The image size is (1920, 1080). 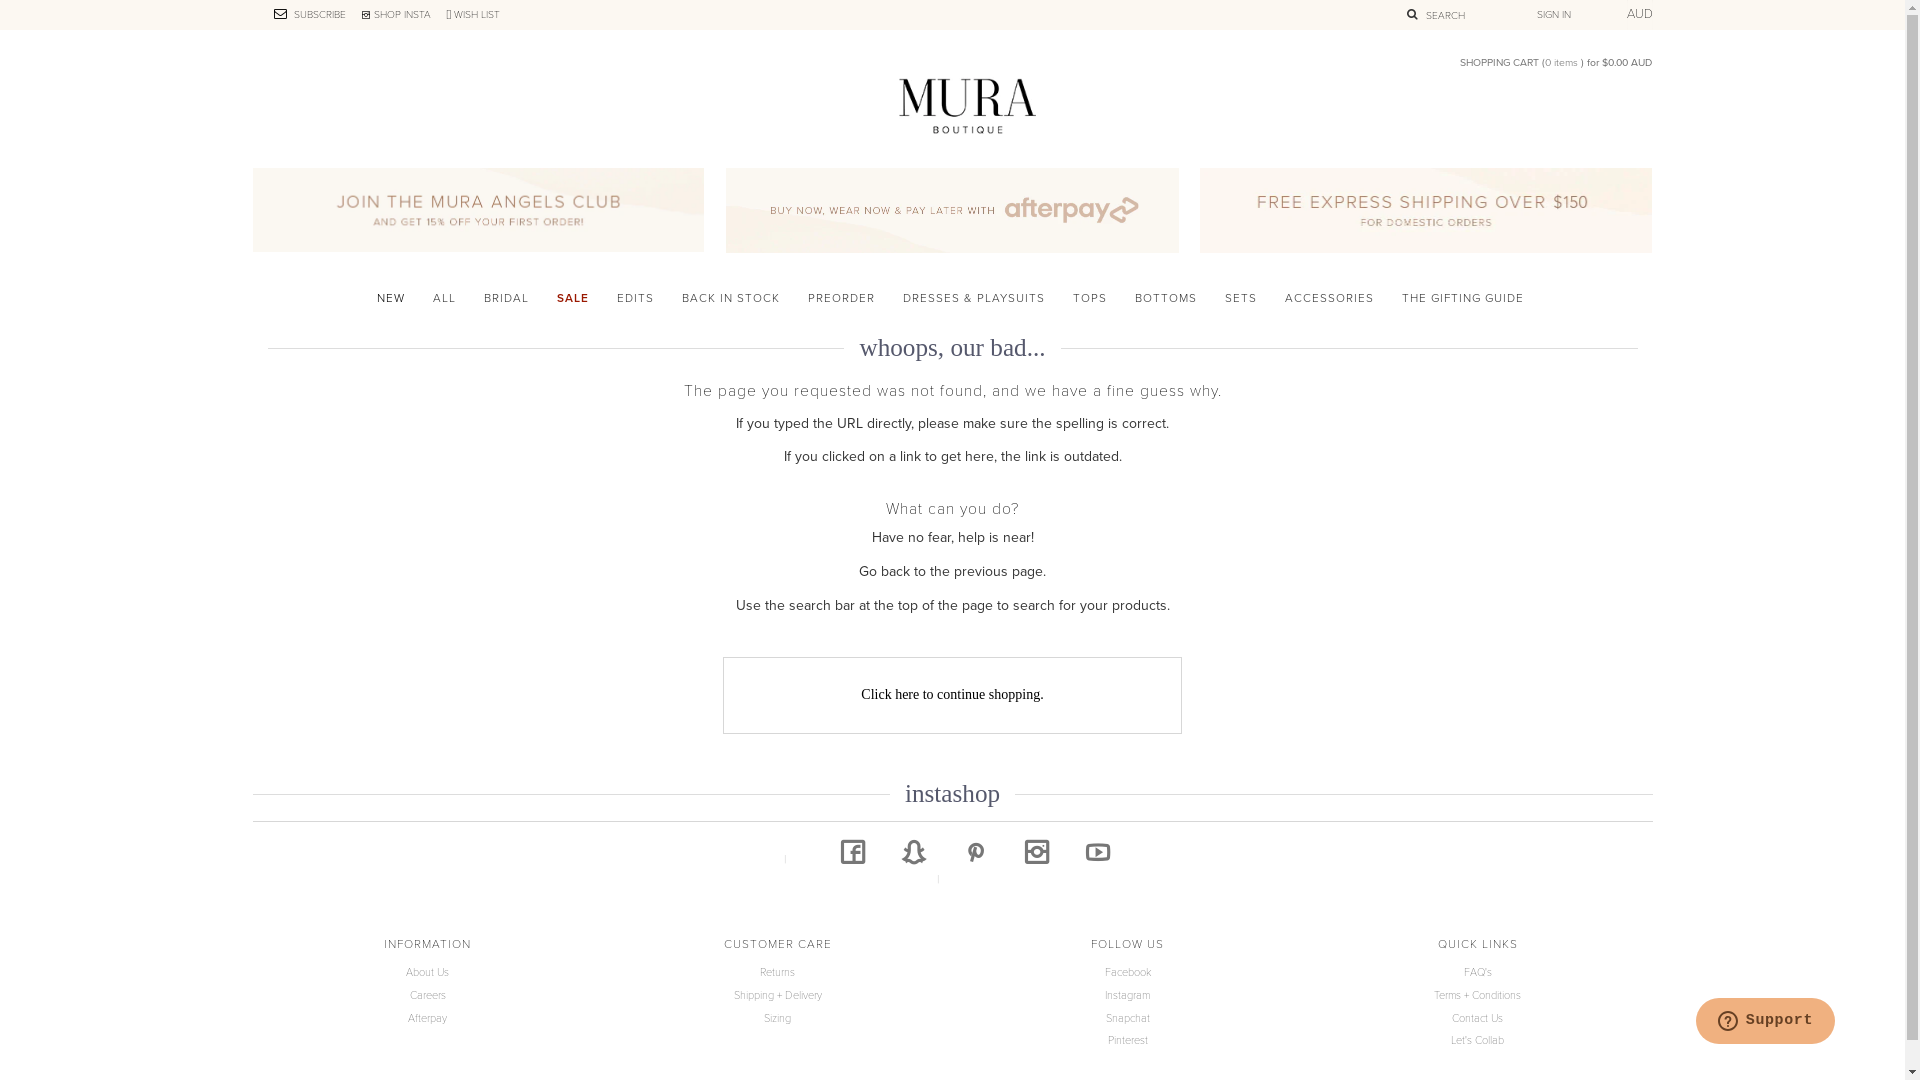 I want to click on 'Terms + Conditions', so click(x=1433, y=995).